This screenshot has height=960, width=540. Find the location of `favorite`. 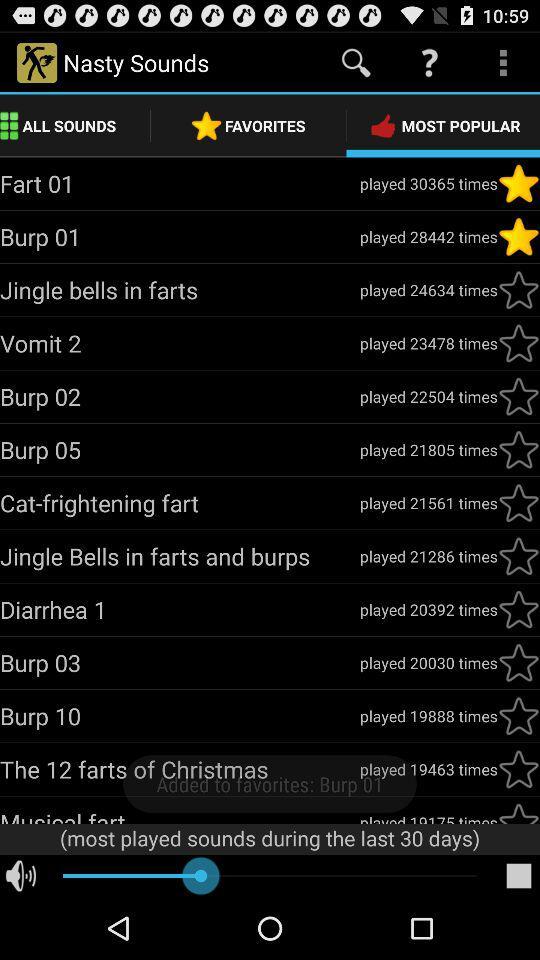

favorite is located at coordinates (518, 343).